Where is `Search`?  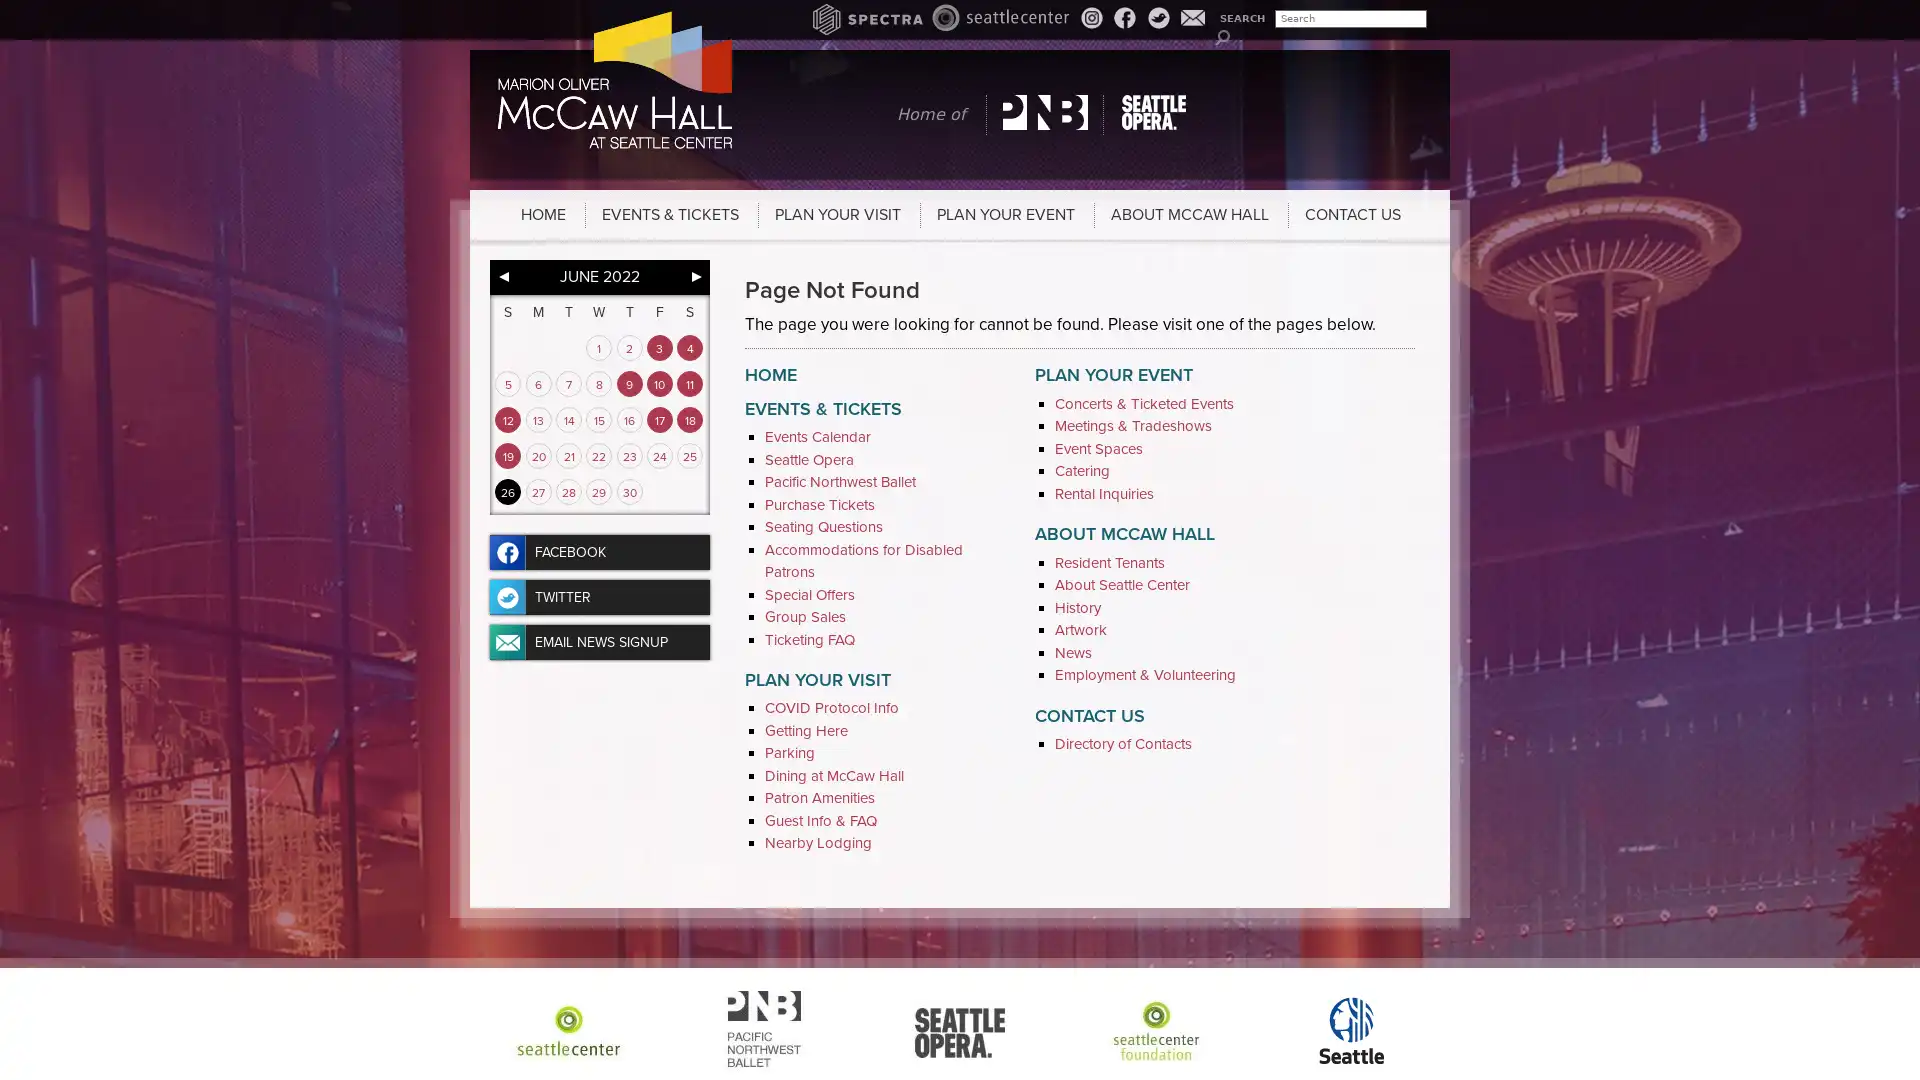 Search is located at coordinates (1221, 35).